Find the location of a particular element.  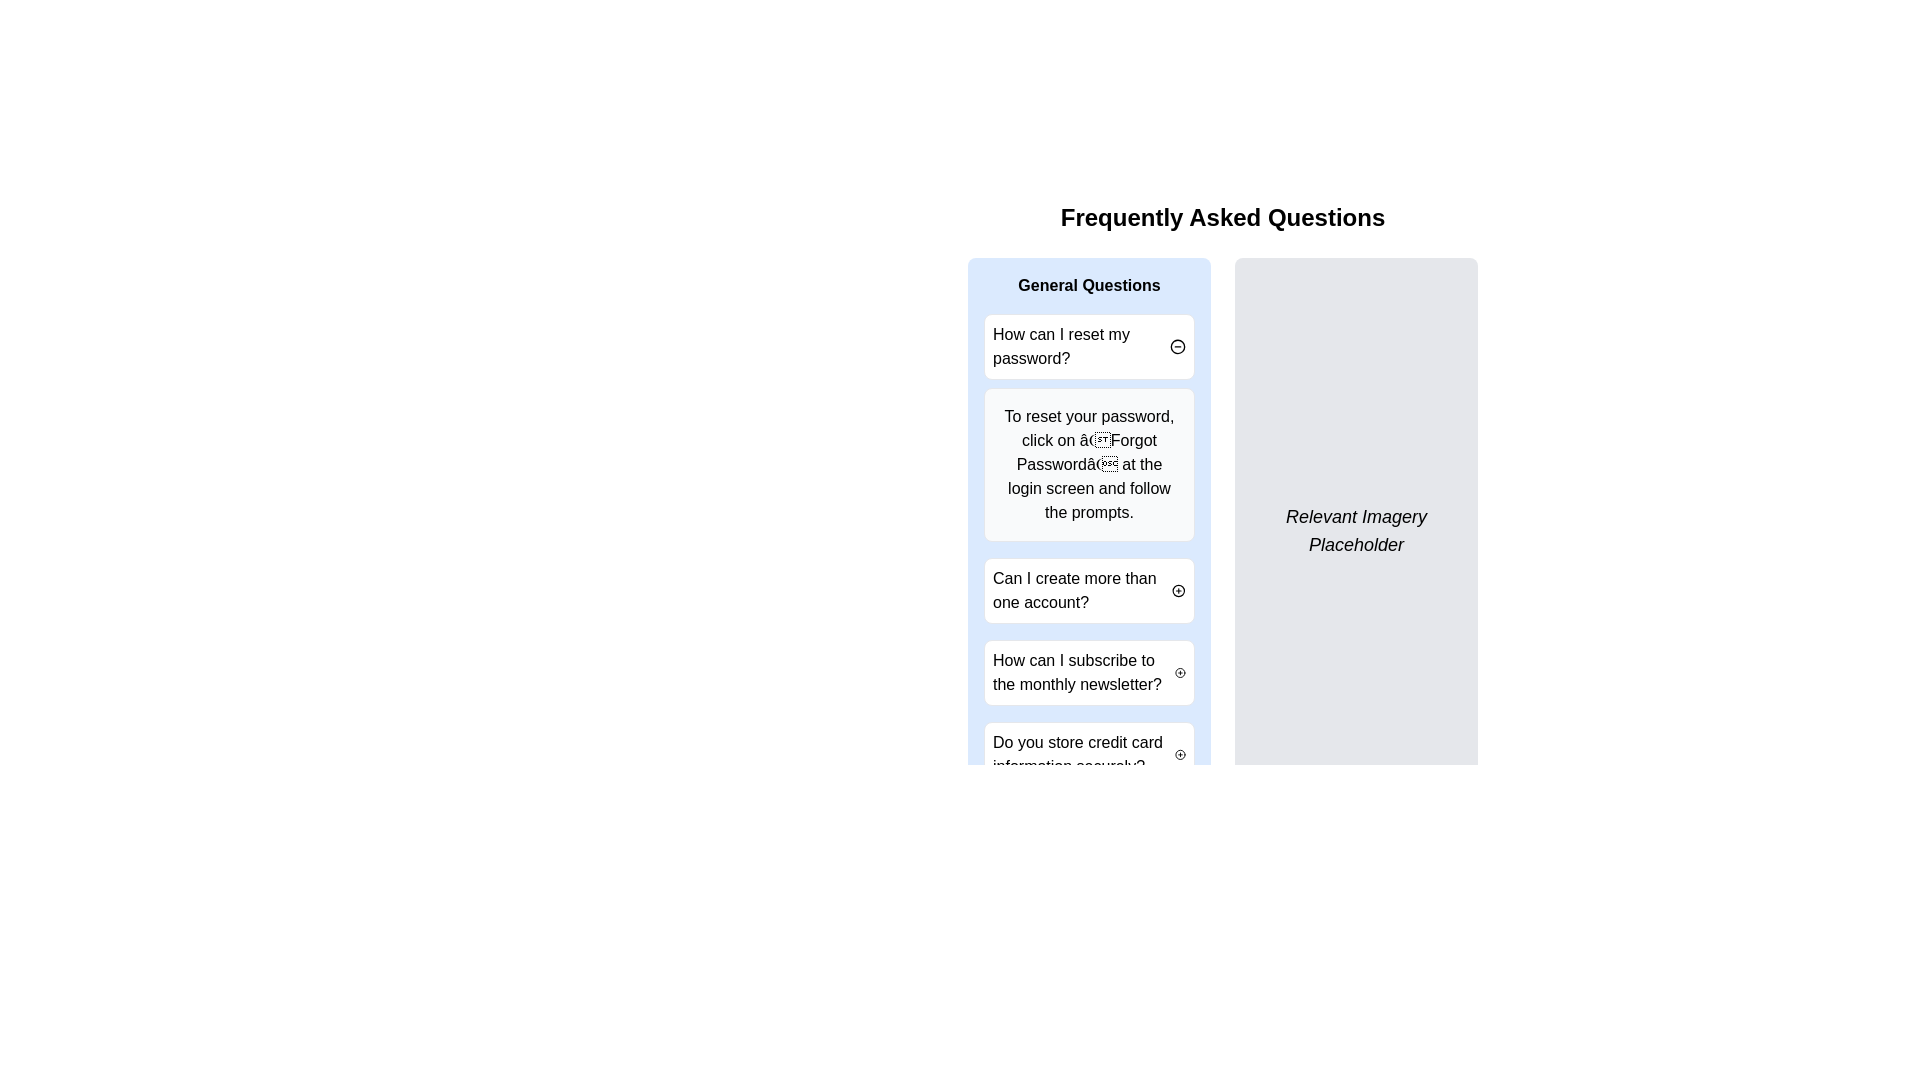

the action trigger icon located at the far right of the row containing the text 'Do you store credit card information securely?' is located at coordinates (1180, 755).